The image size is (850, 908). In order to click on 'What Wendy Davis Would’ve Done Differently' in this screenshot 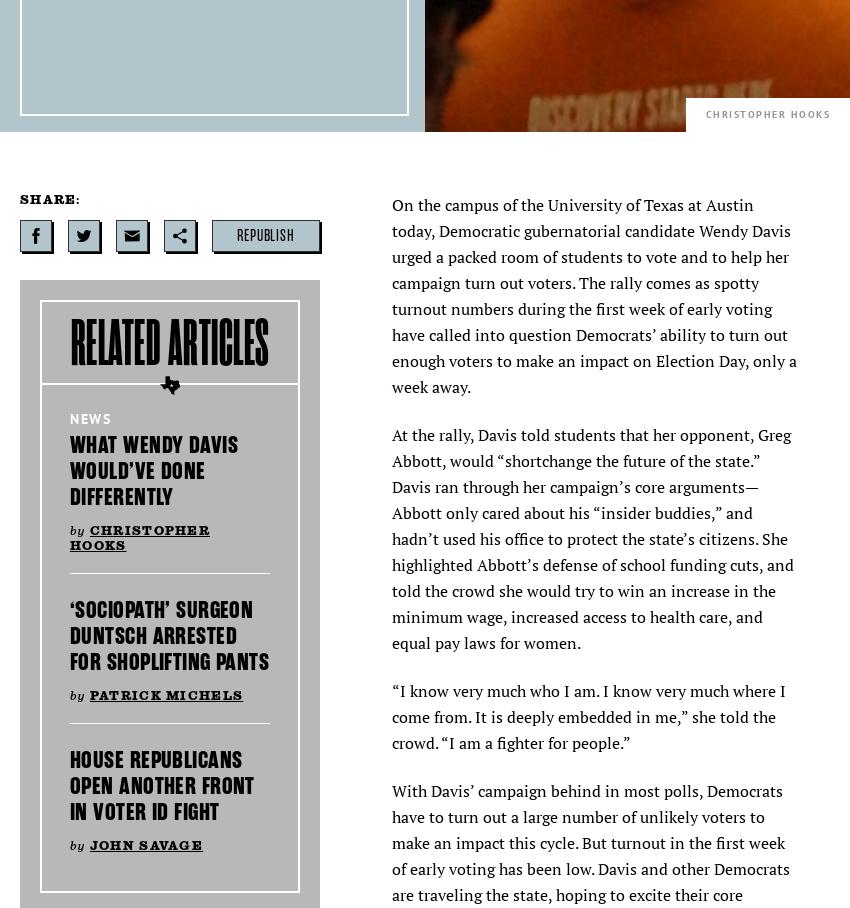, I will do `click(154, 470)`.